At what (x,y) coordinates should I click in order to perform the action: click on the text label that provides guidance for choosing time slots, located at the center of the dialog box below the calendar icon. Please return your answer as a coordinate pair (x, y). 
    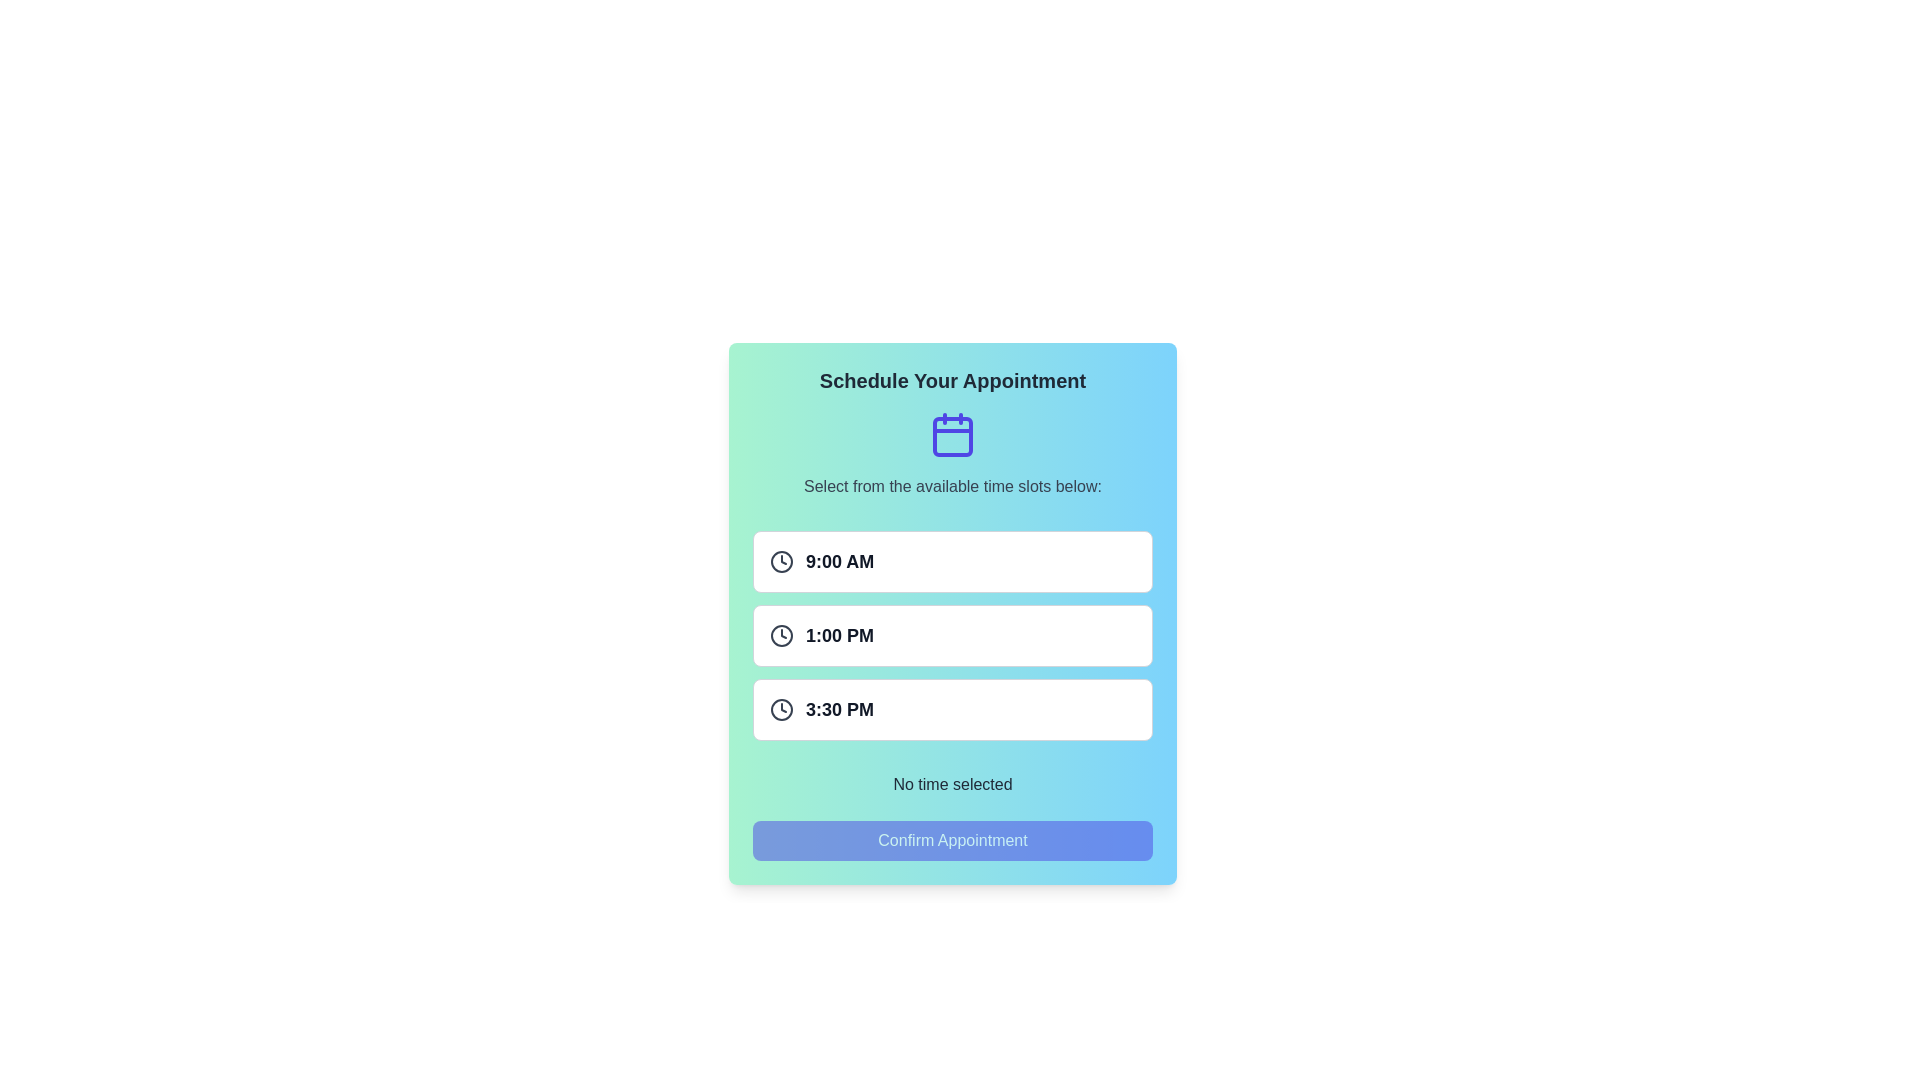
    Looking at the image, I should click on (952, 486).